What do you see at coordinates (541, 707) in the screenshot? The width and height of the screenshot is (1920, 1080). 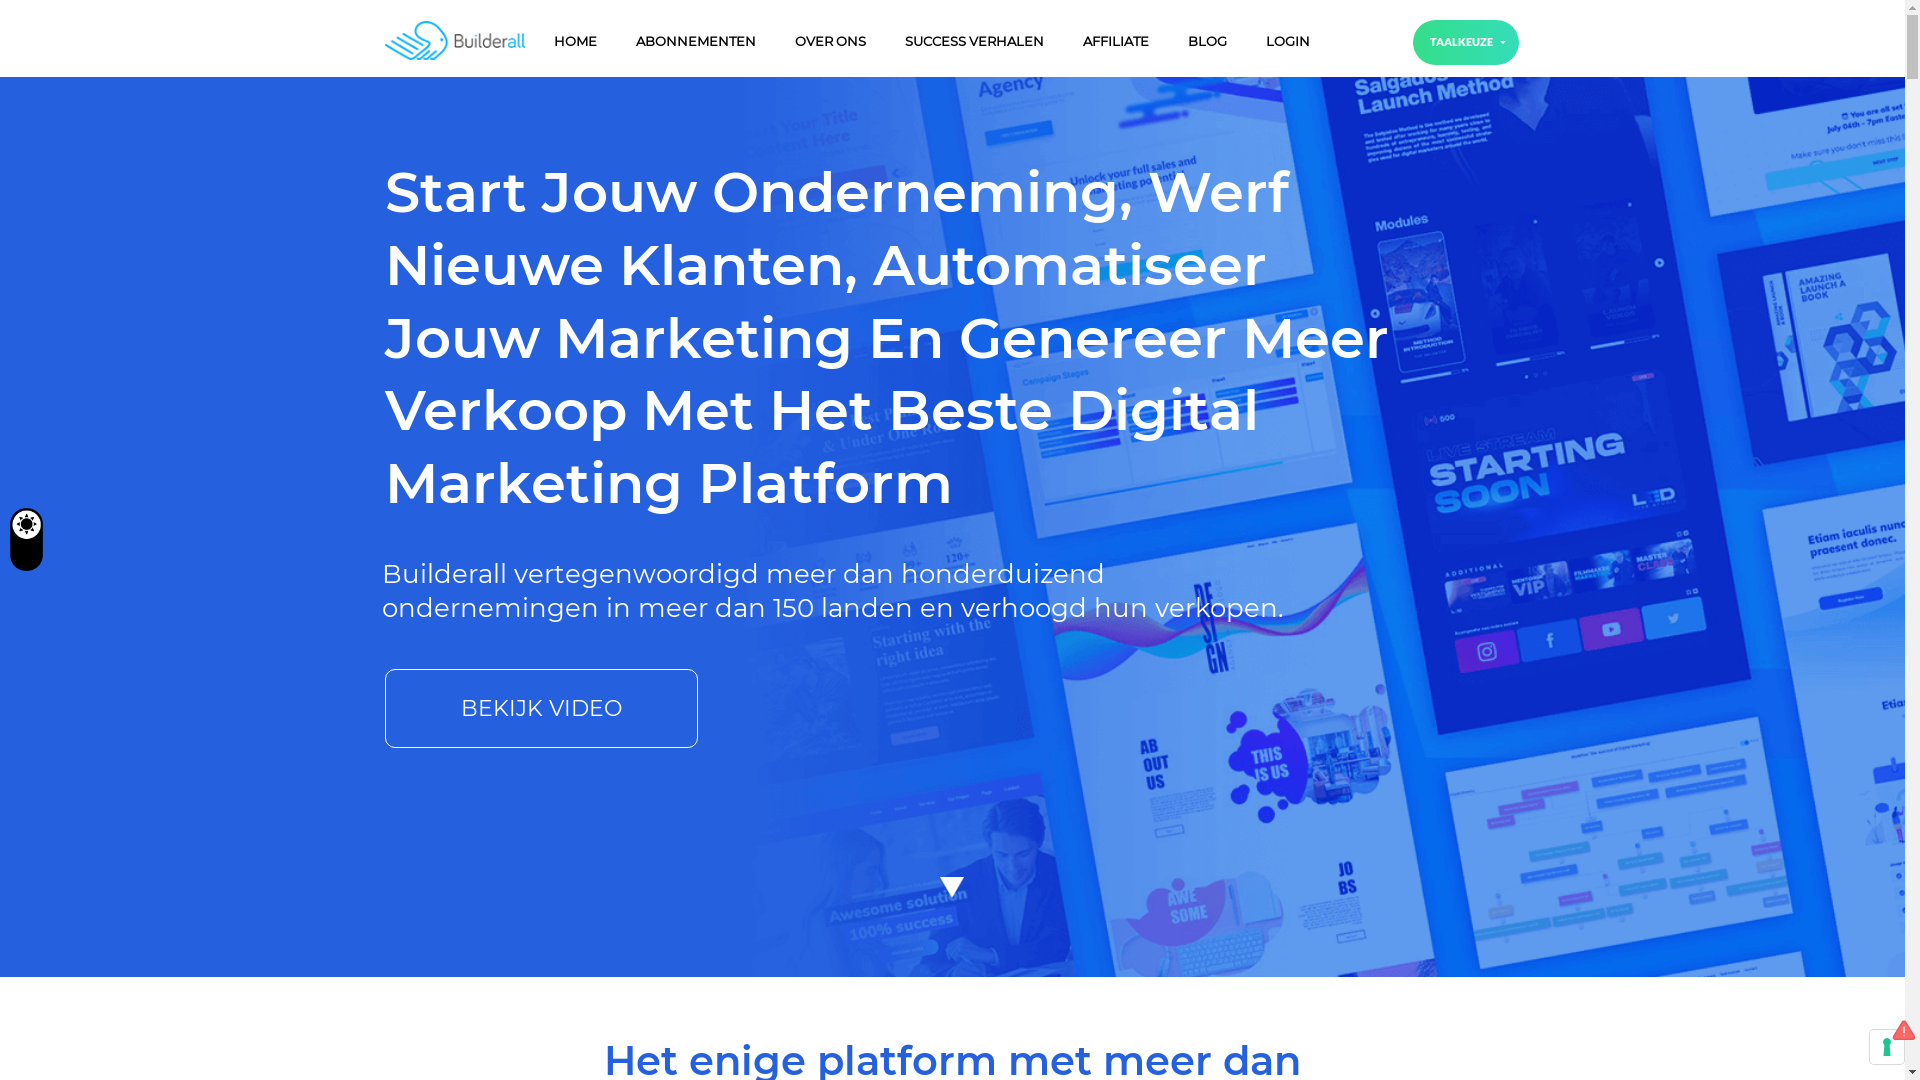 I see `'BEKIJK VIDEO'` at bounding box center [541, 707].